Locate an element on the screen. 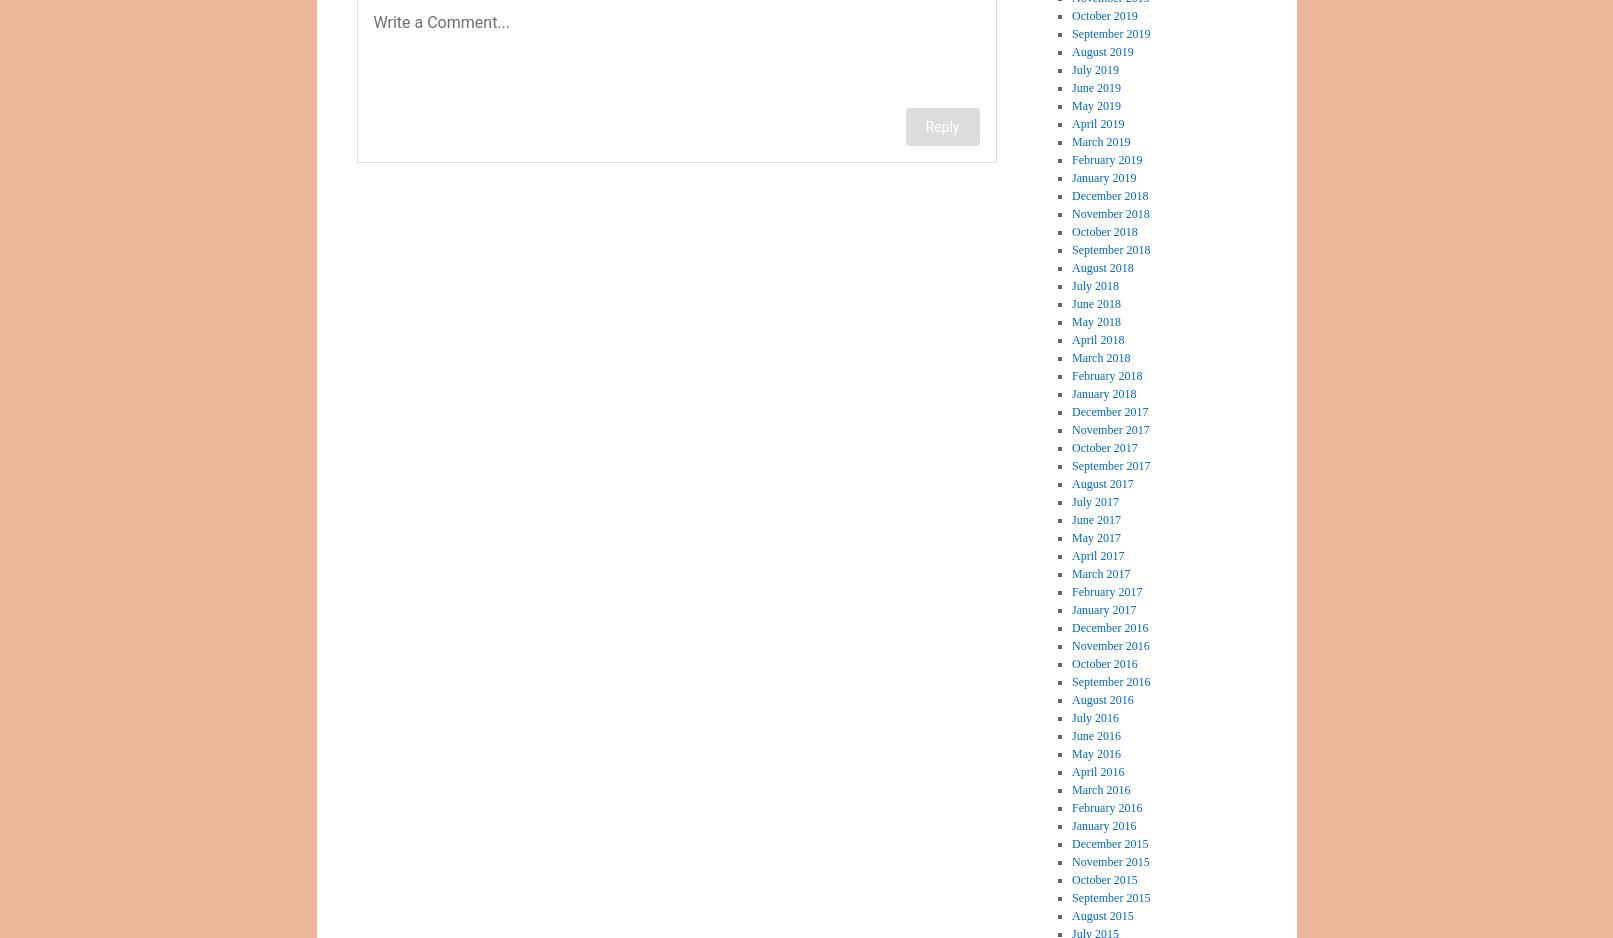 Image resolution: width=1613 pixels, height=938 pixels. 'October 2017' is located at coordinates (1103, 446).